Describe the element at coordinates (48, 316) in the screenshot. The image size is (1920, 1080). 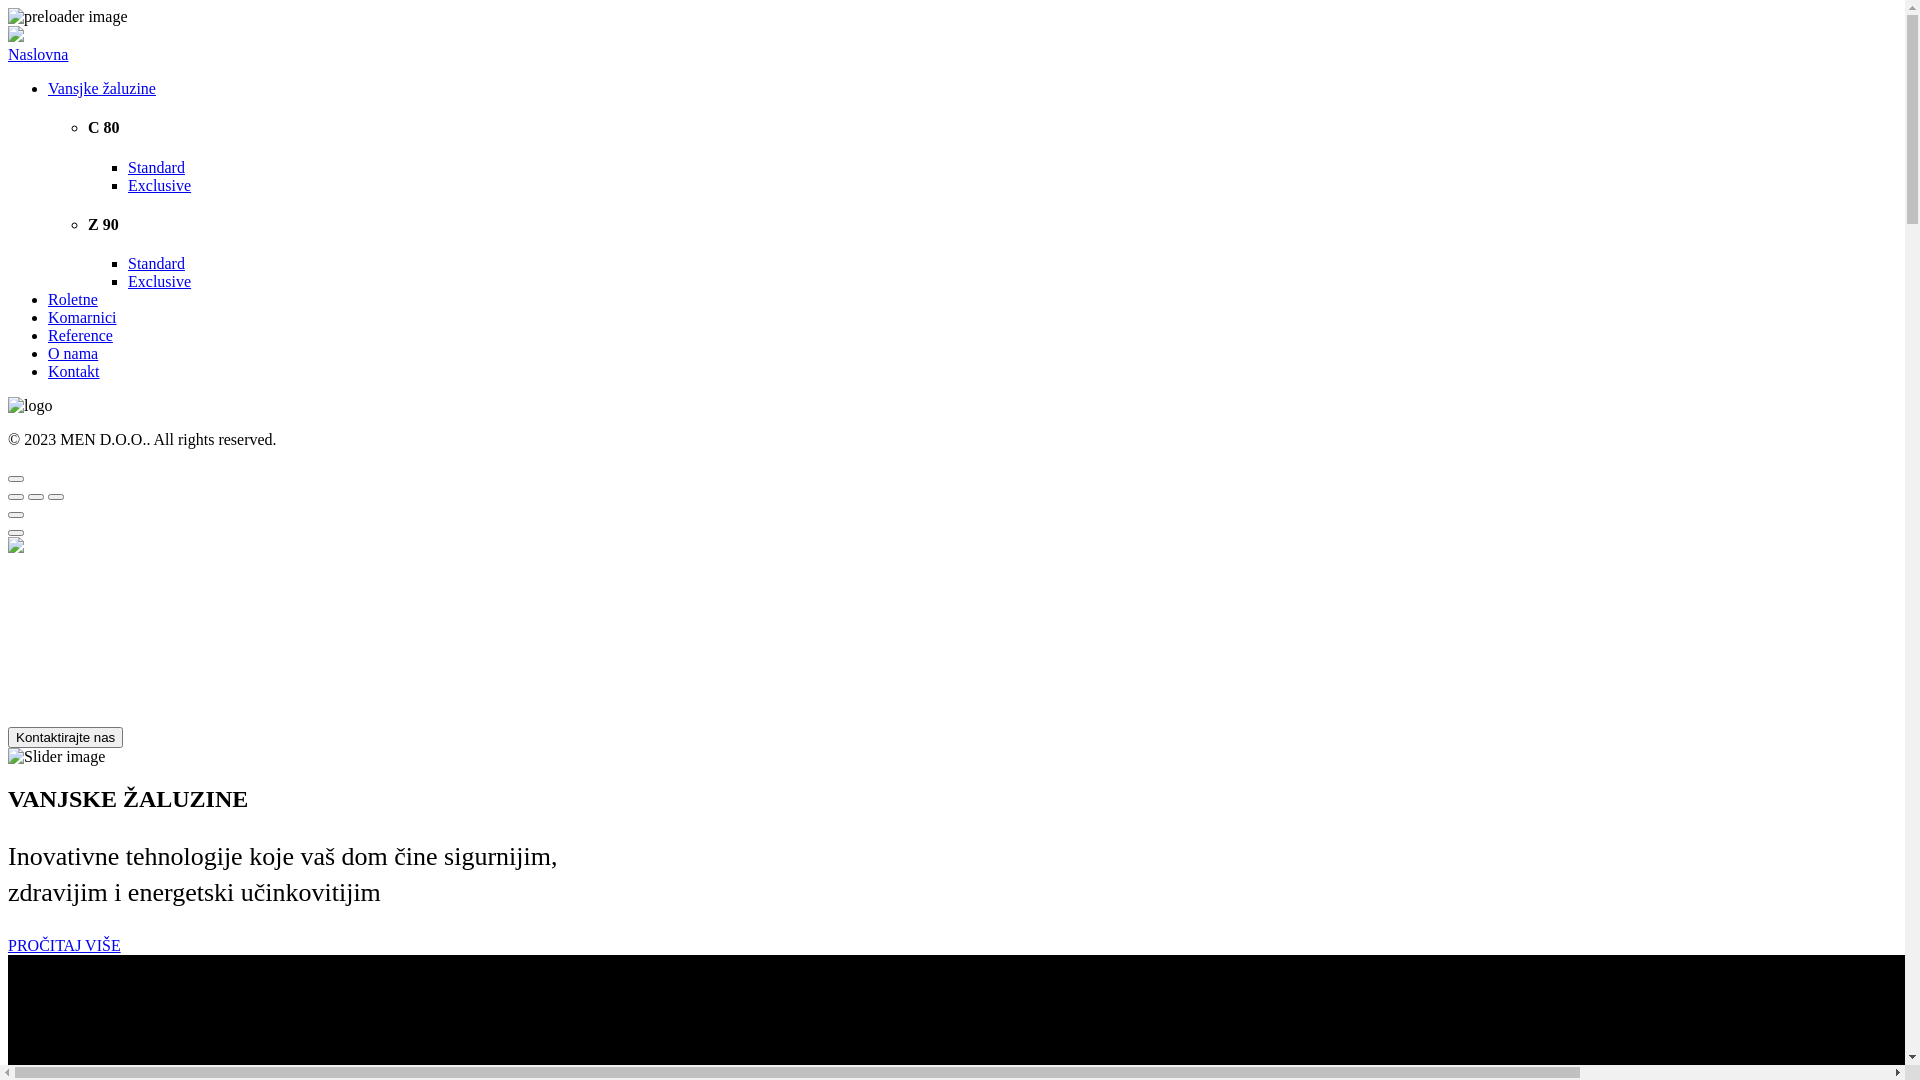
I see `'Komarnici'` at that location.